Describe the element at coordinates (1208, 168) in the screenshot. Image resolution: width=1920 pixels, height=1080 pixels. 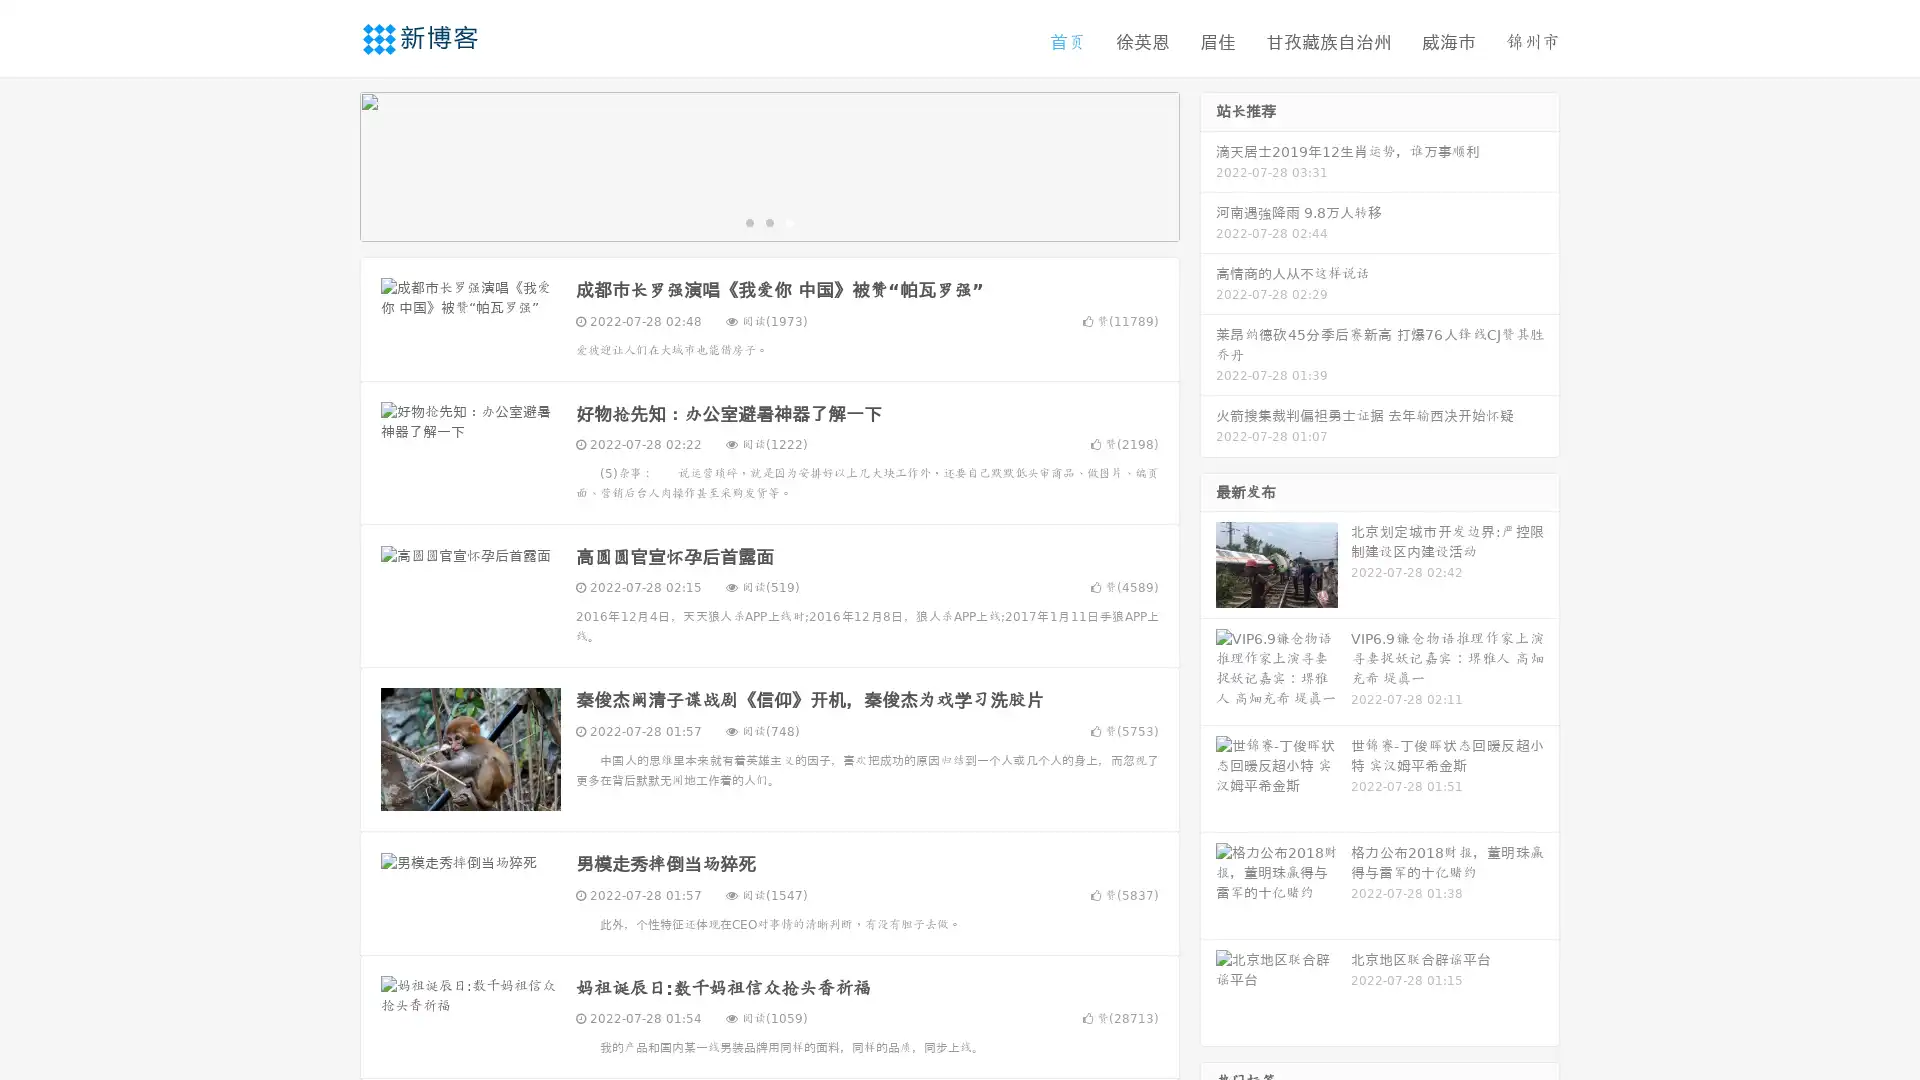
I see `Next slide` at that location.